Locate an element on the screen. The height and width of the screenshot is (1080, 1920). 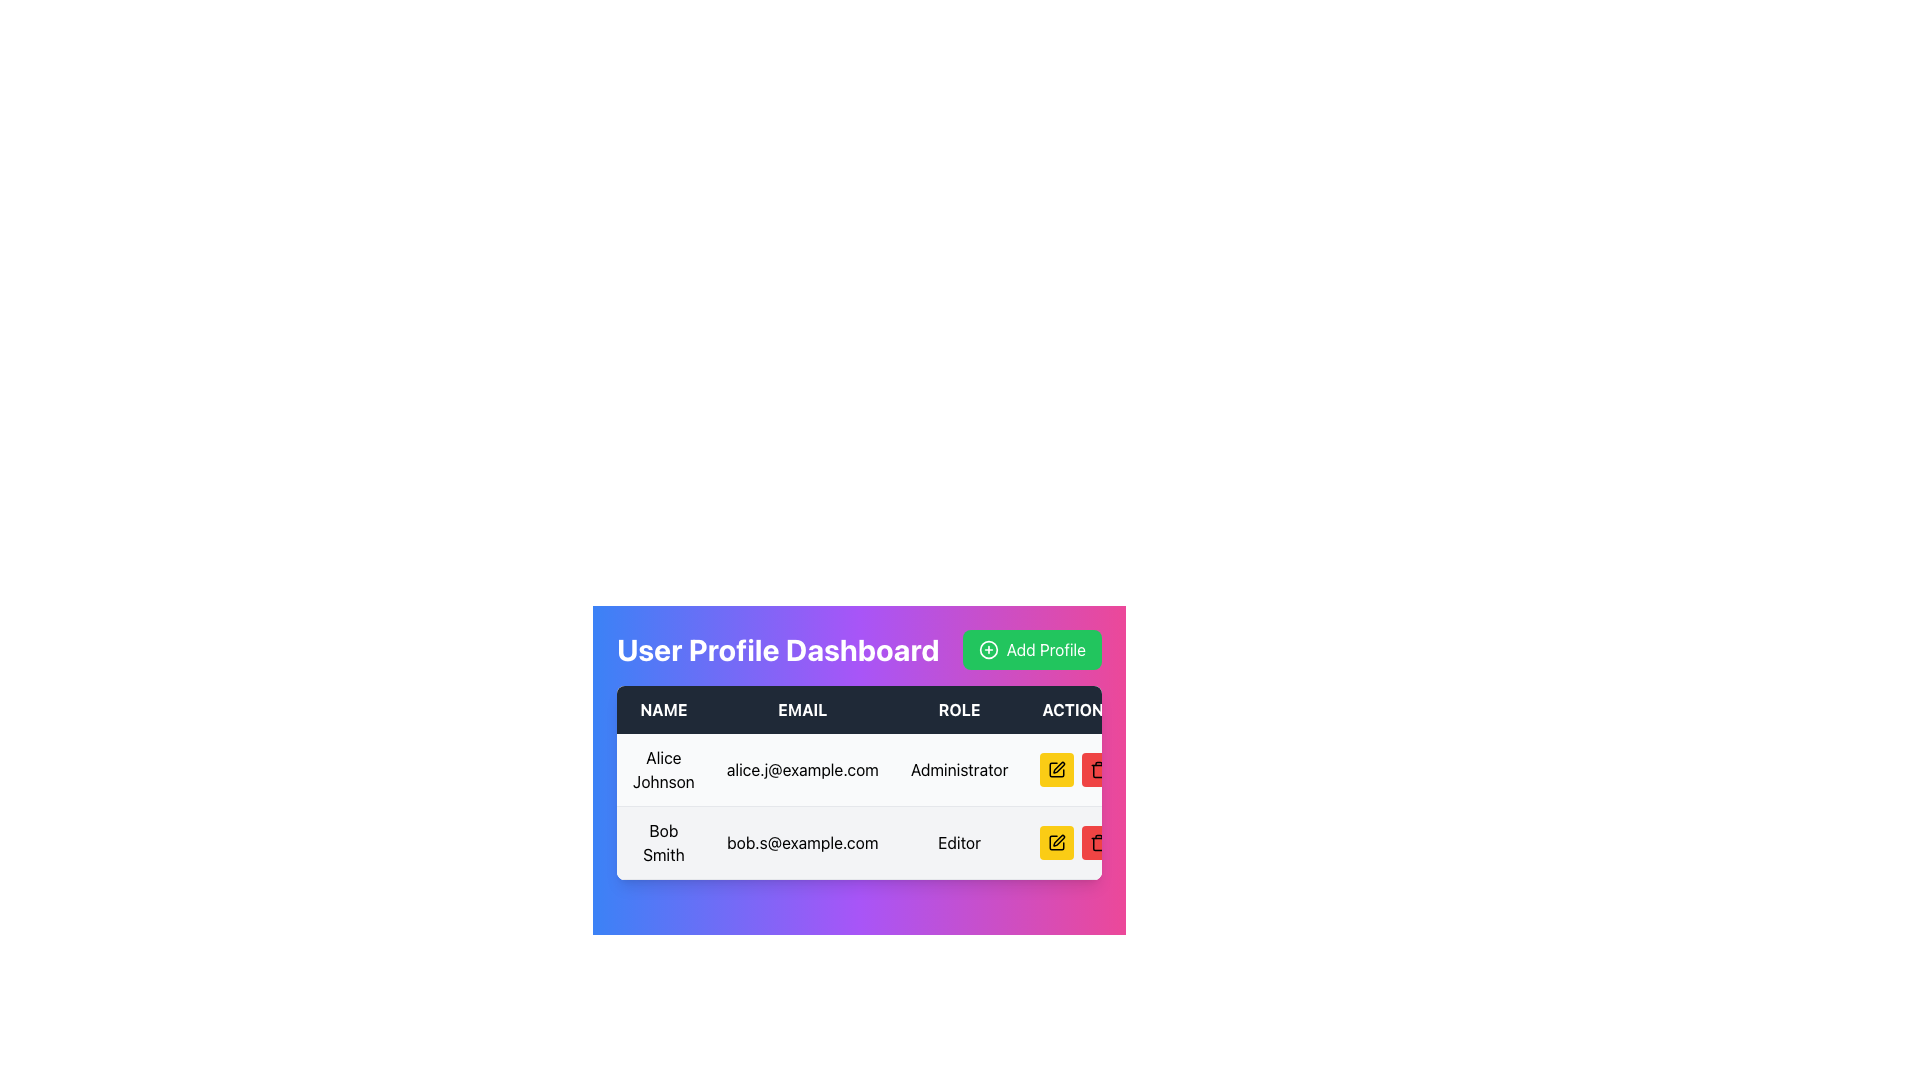
Text Label that serves as the visual label for the email addresses column in the table, positioned between the 'Name' and 'Role' columns is located at coordinates (802, 708).